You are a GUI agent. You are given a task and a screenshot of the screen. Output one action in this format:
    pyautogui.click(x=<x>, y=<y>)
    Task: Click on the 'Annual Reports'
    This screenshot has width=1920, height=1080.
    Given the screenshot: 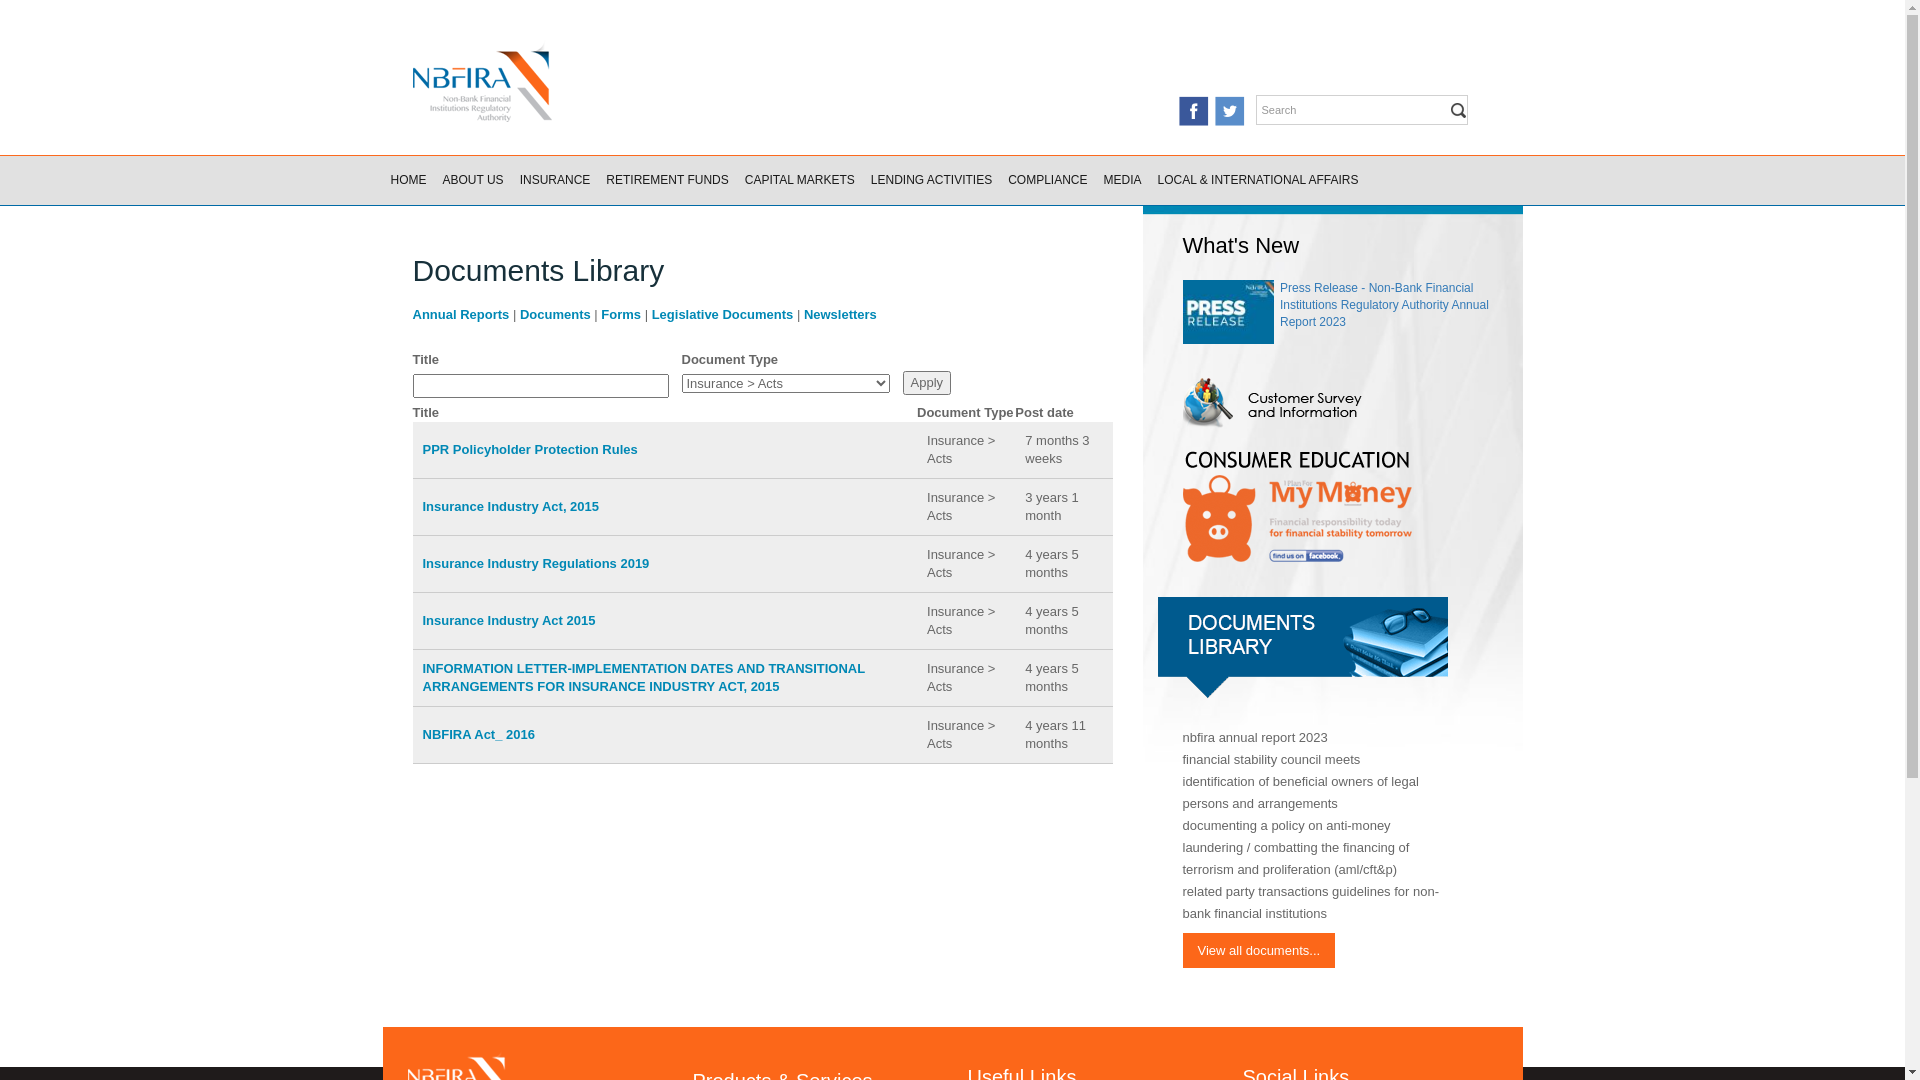 What is the action you would take?
    pyautogui.click(x=411, y=314)
    